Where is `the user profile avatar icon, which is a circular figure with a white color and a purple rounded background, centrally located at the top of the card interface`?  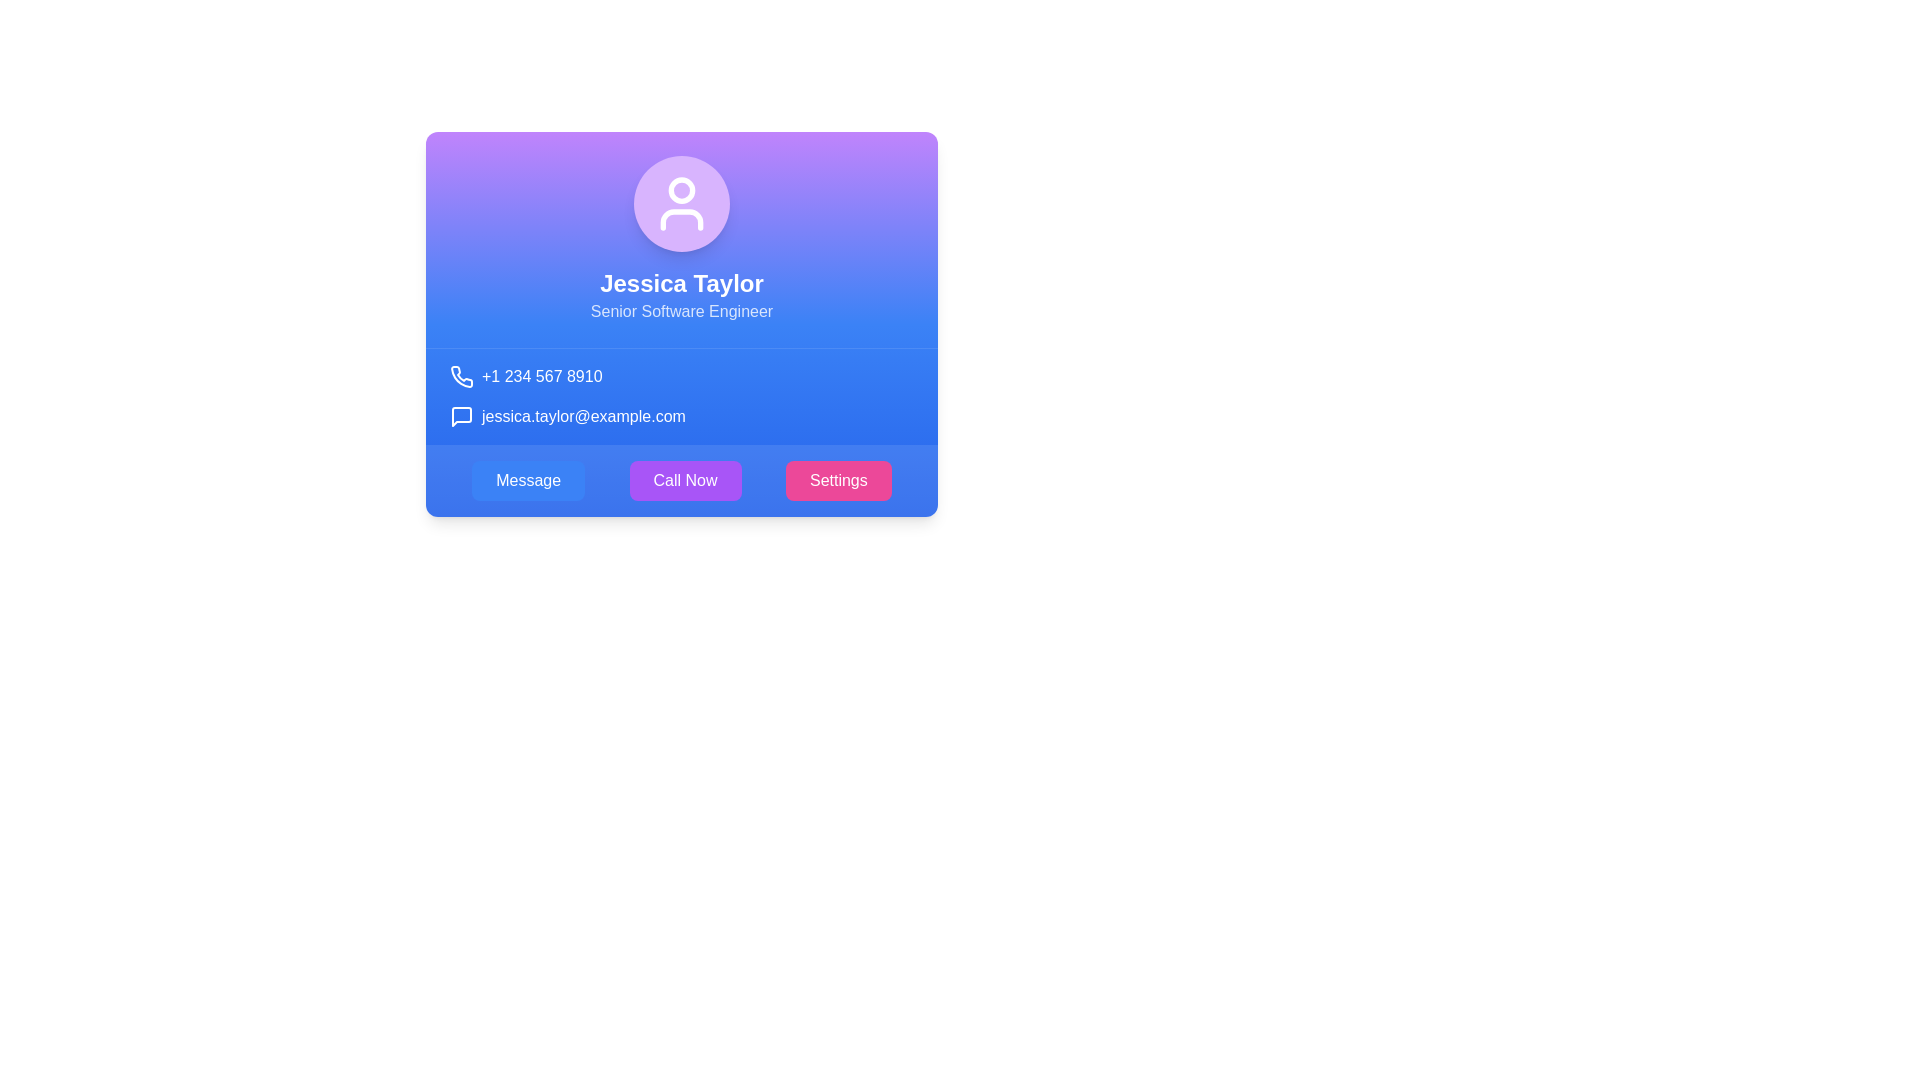
the user profile avatar icon, which is a circular figure with a white color and a purple rounded background, centrally located at the top of the card interface is located at coordinates (681, 204).